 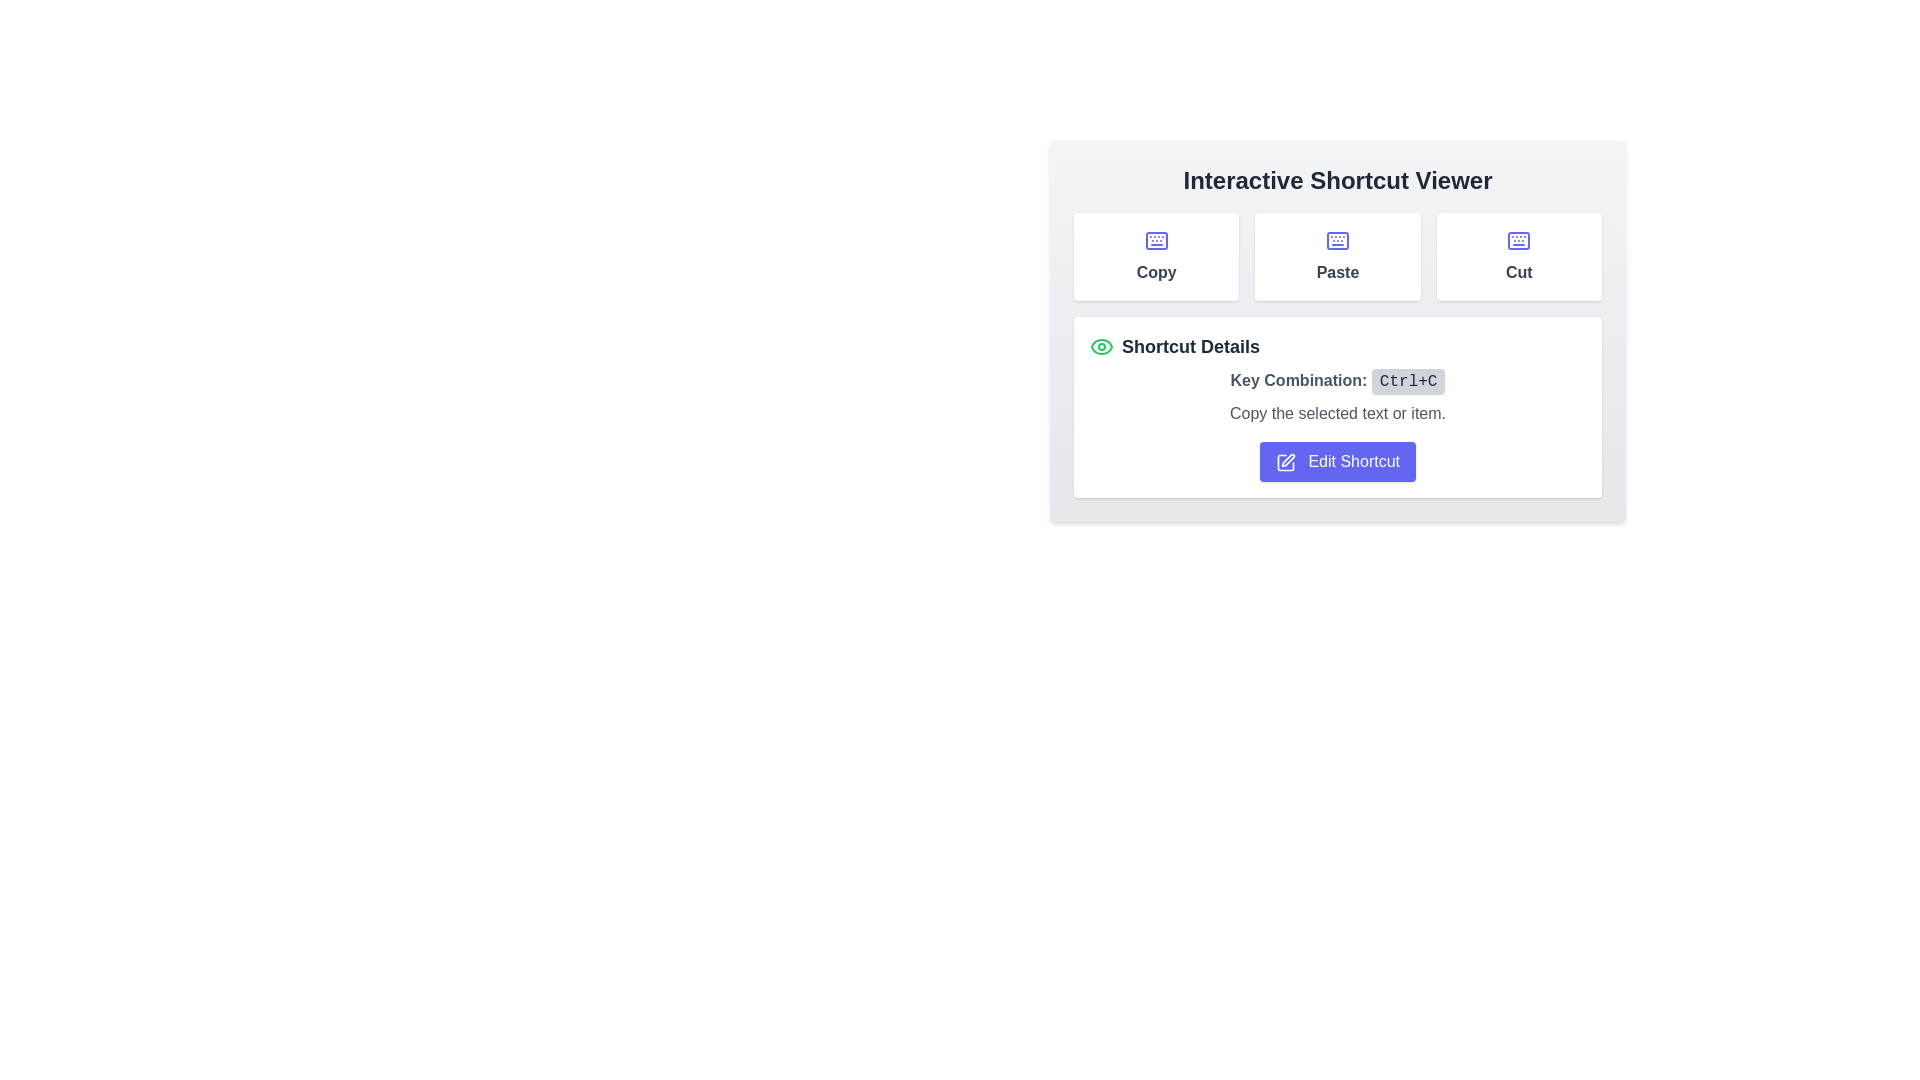 I want to click on the 'Copy' button with a white background and blue keyboard icon to enable keyboard interaction, so click(x=1156, y=256).